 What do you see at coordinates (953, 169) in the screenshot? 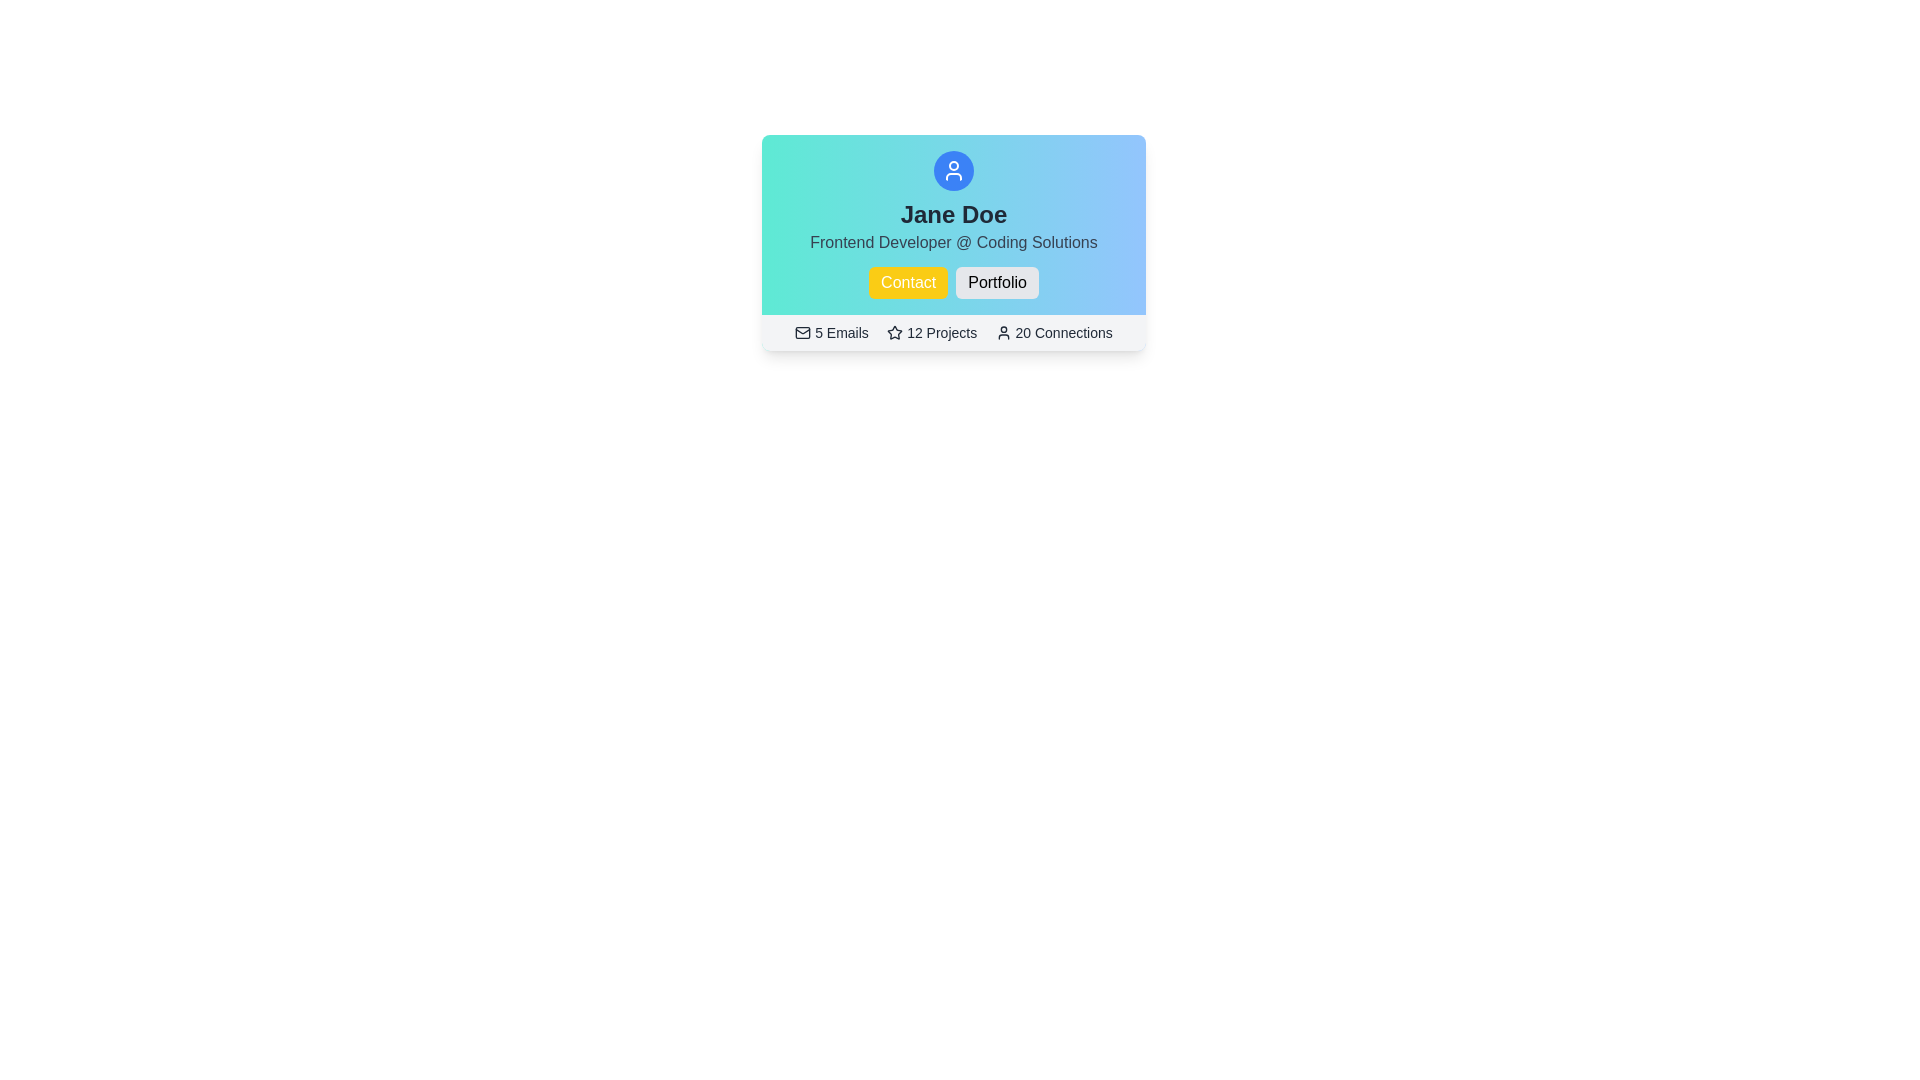
I see `the Avatar icon containing a user symbol, displayed in white on a blue background, located above the text 'Jane Doe' within the card component` at bounding box center [953, 169].